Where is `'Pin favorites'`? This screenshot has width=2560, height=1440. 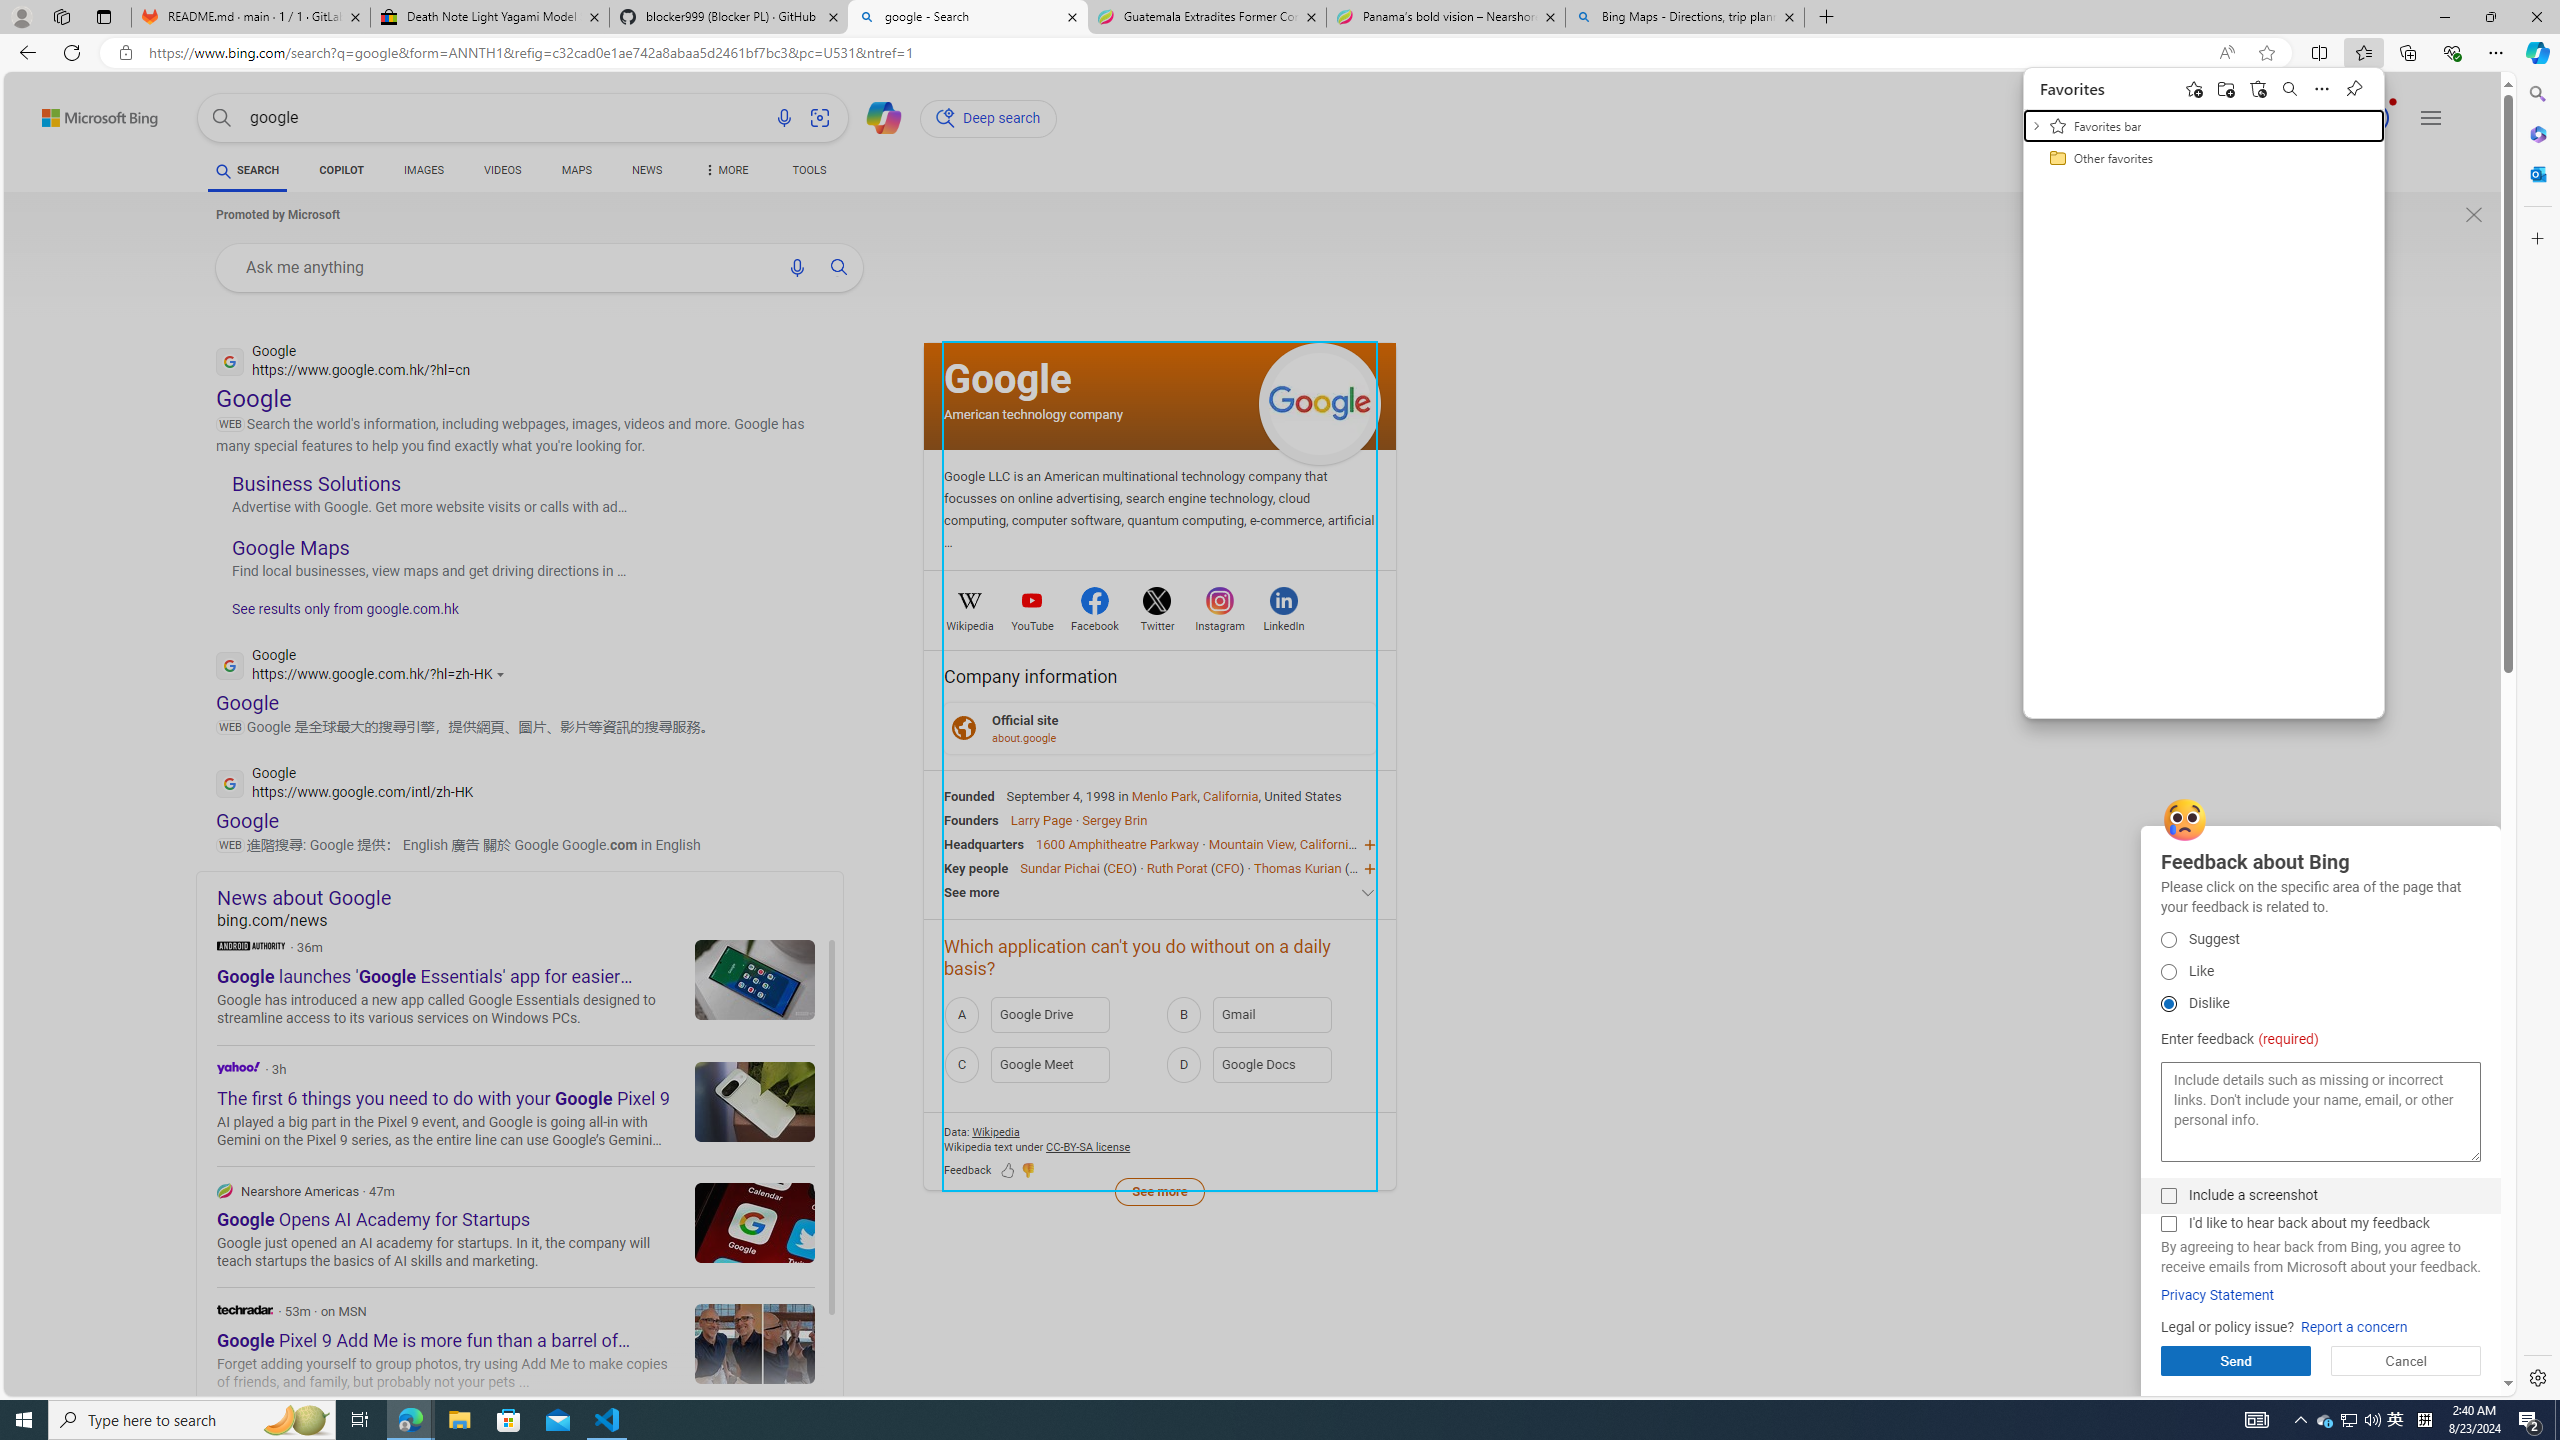 'Pin favorites' is located at coordinates (2288, 88).